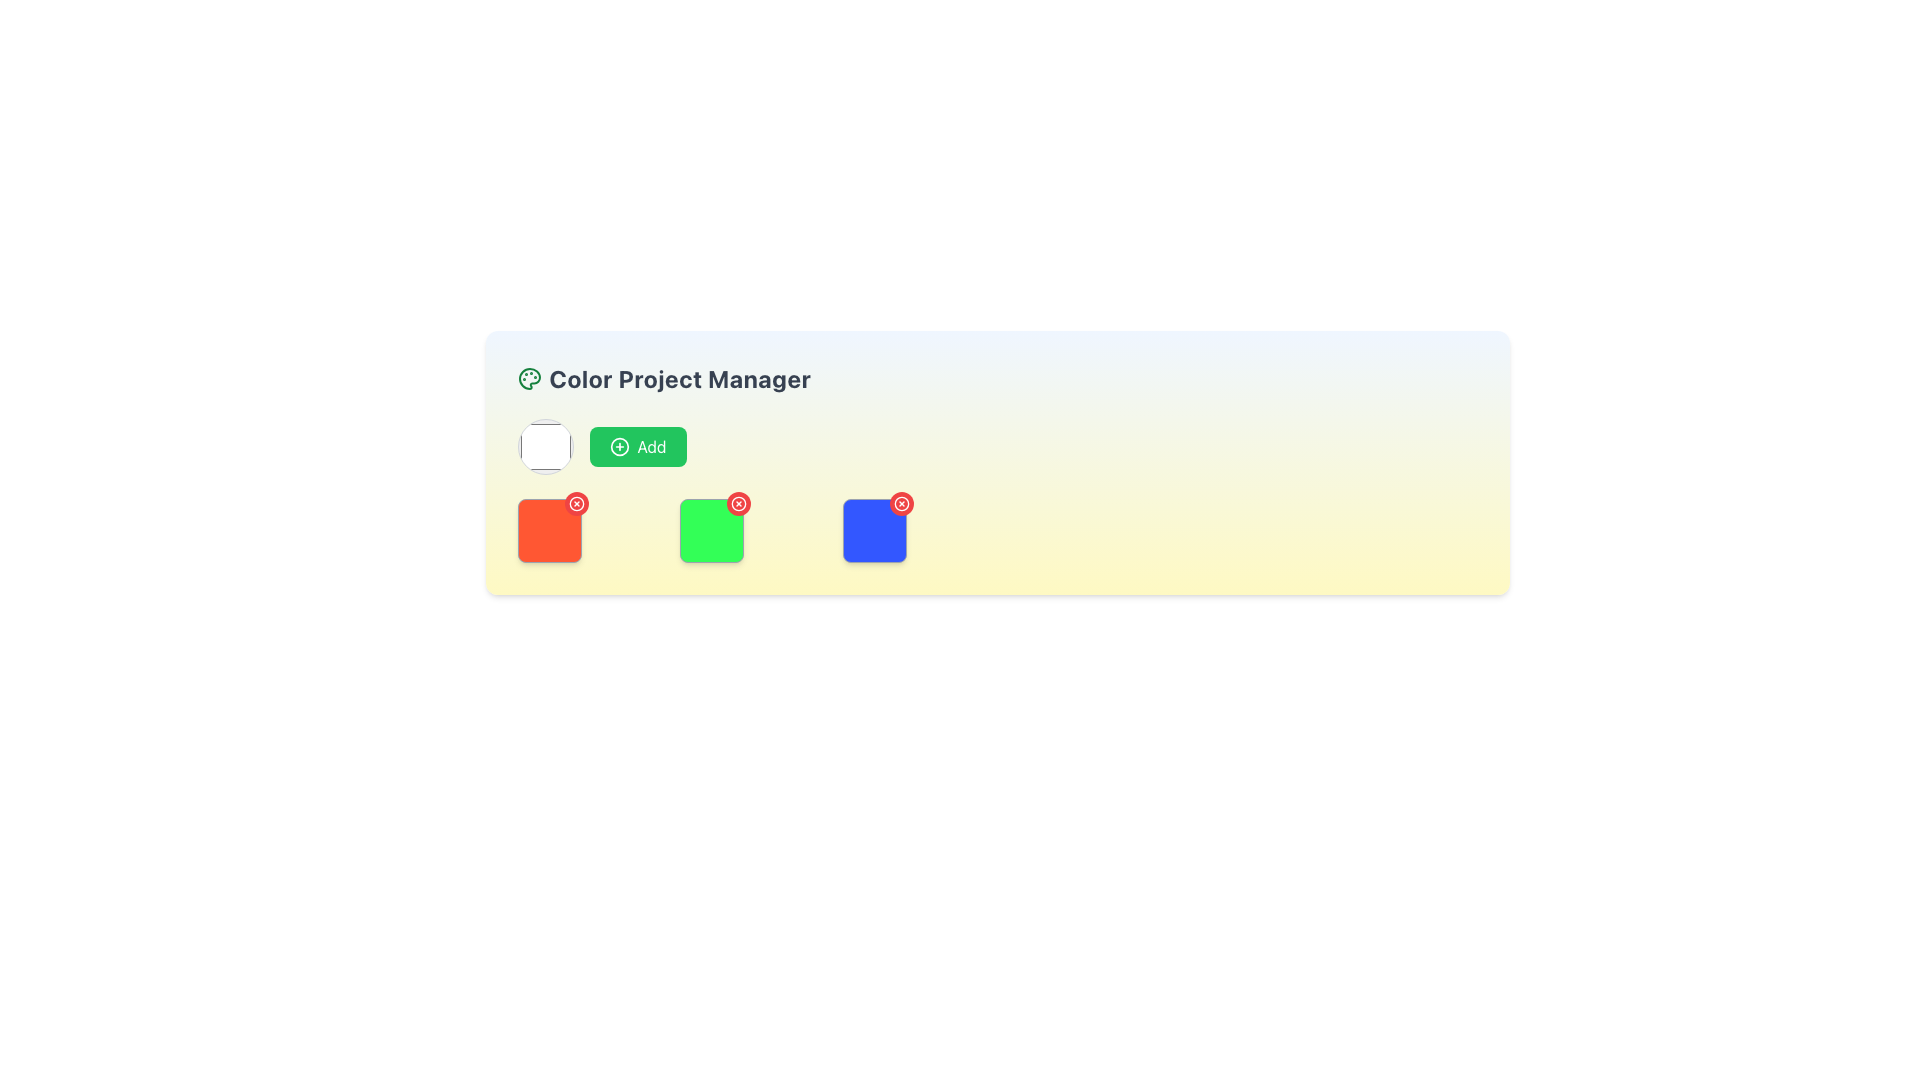 This screenshot has height=1080, width=1920. Describe the element at coordinates (575, 503) in the screenshot. I see `the close button located at the top-right corner of the red square box` at that location.